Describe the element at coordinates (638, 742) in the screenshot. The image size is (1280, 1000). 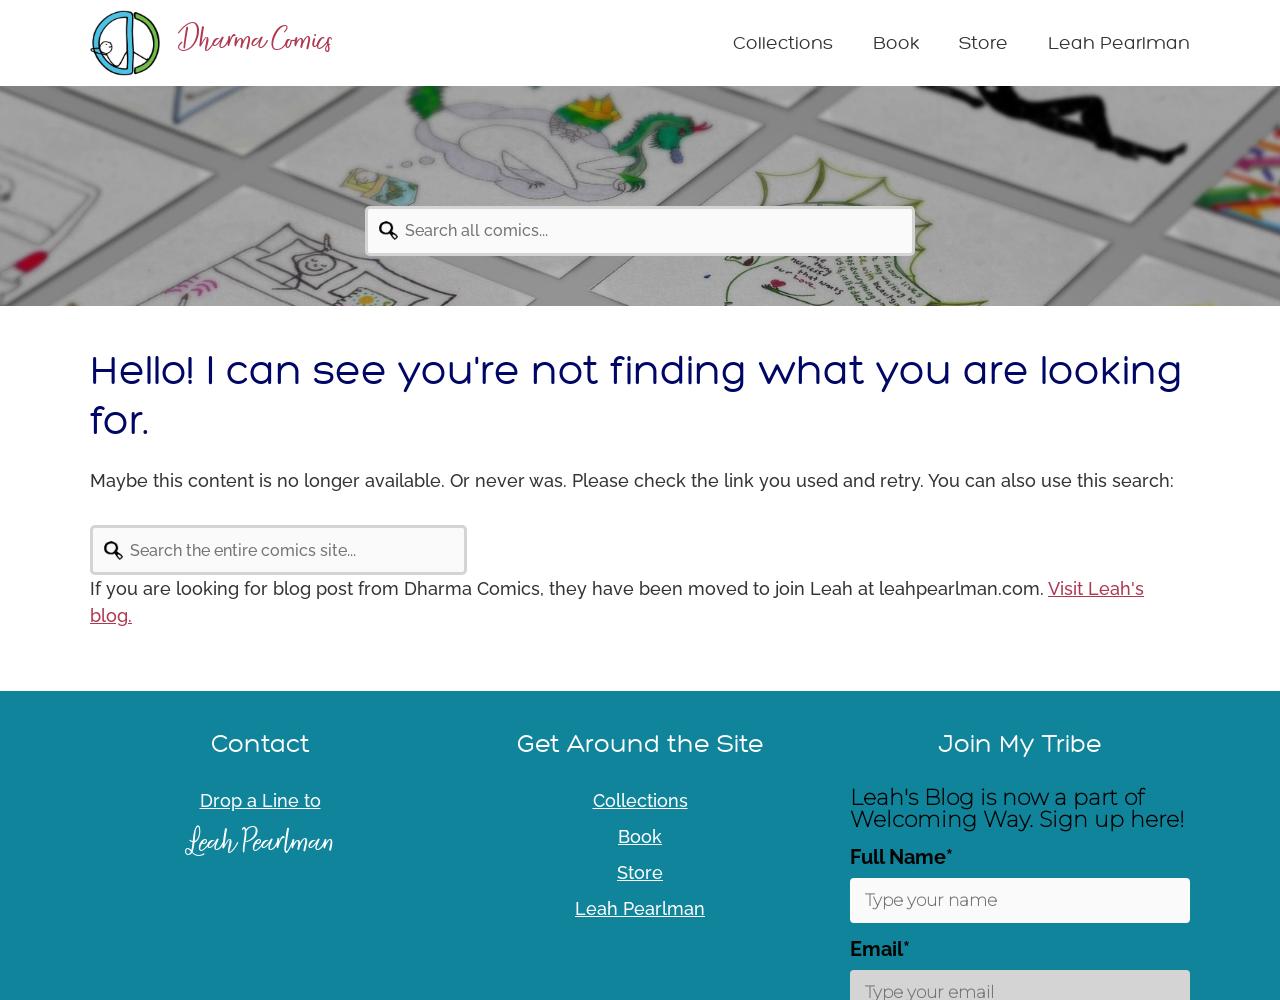
I see `'Get Around the Site'` at that location.